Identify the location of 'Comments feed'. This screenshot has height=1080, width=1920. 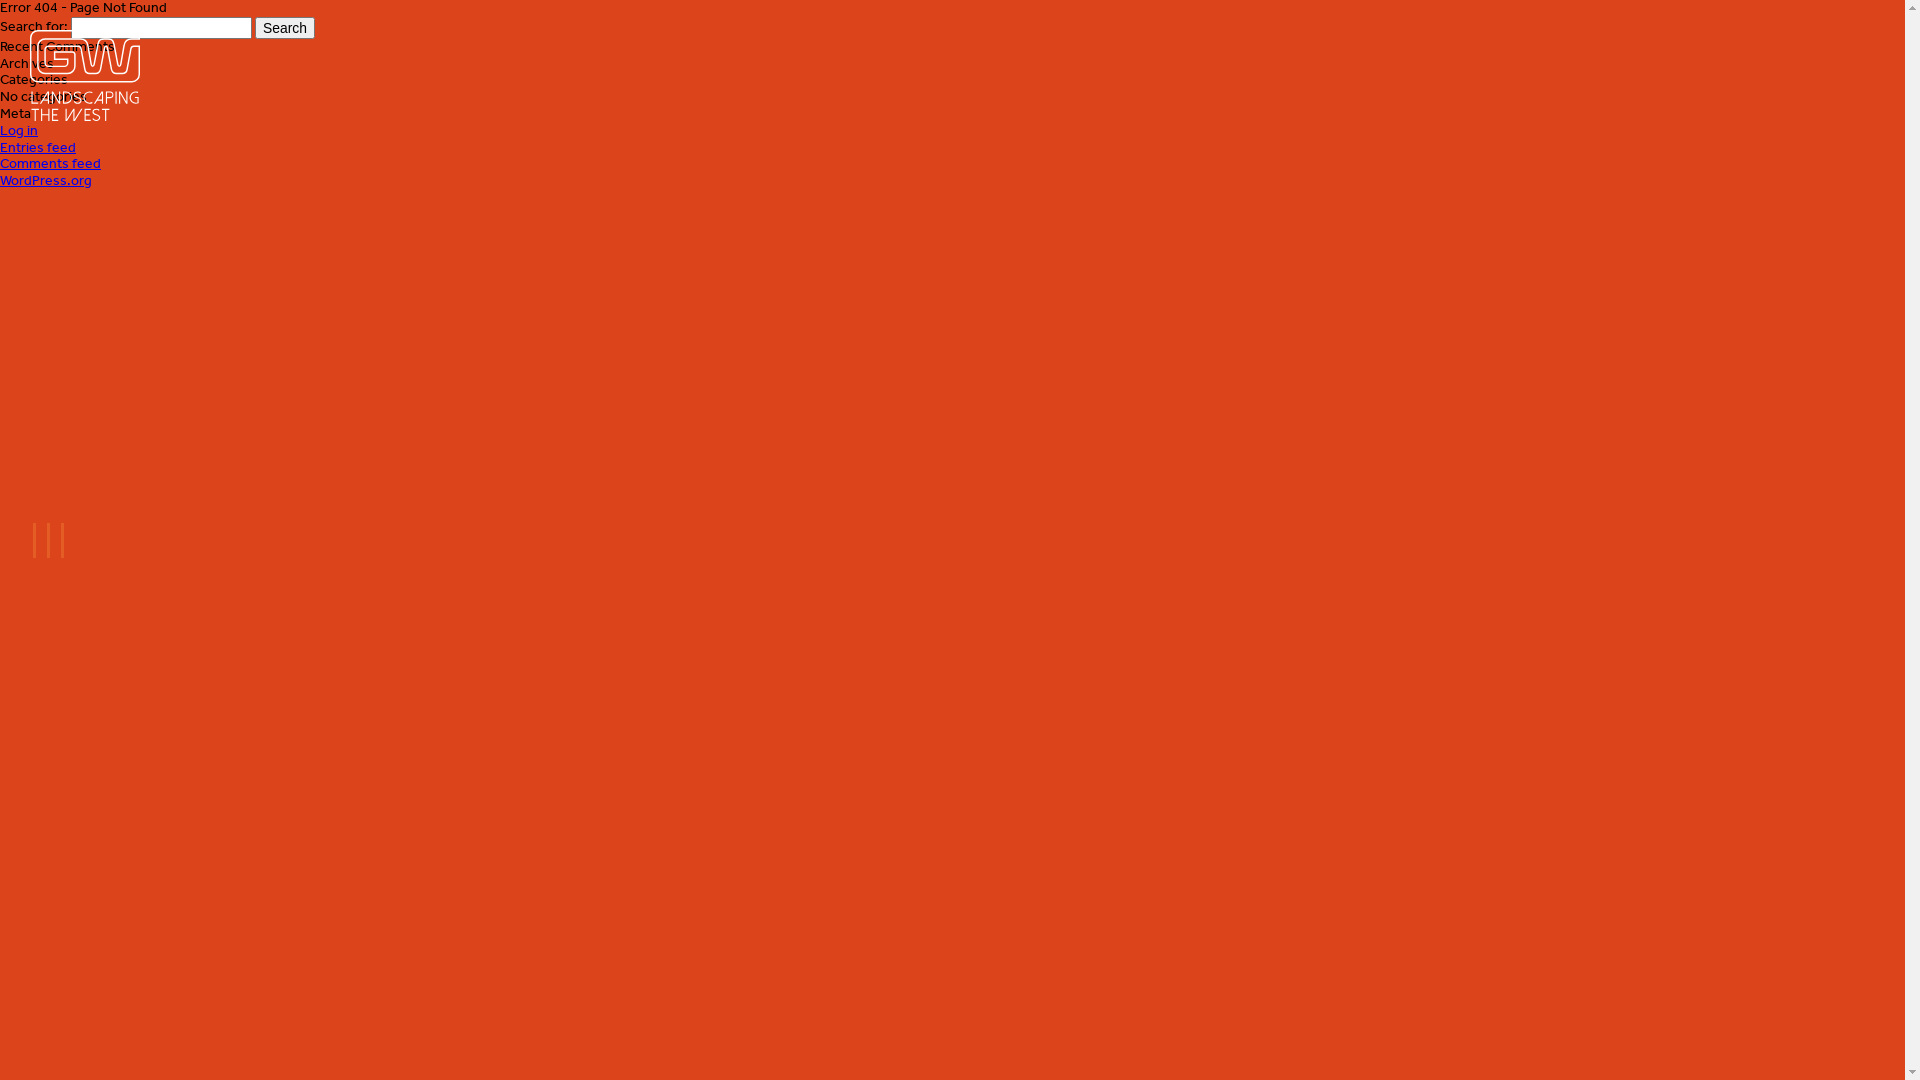
(50, 162).